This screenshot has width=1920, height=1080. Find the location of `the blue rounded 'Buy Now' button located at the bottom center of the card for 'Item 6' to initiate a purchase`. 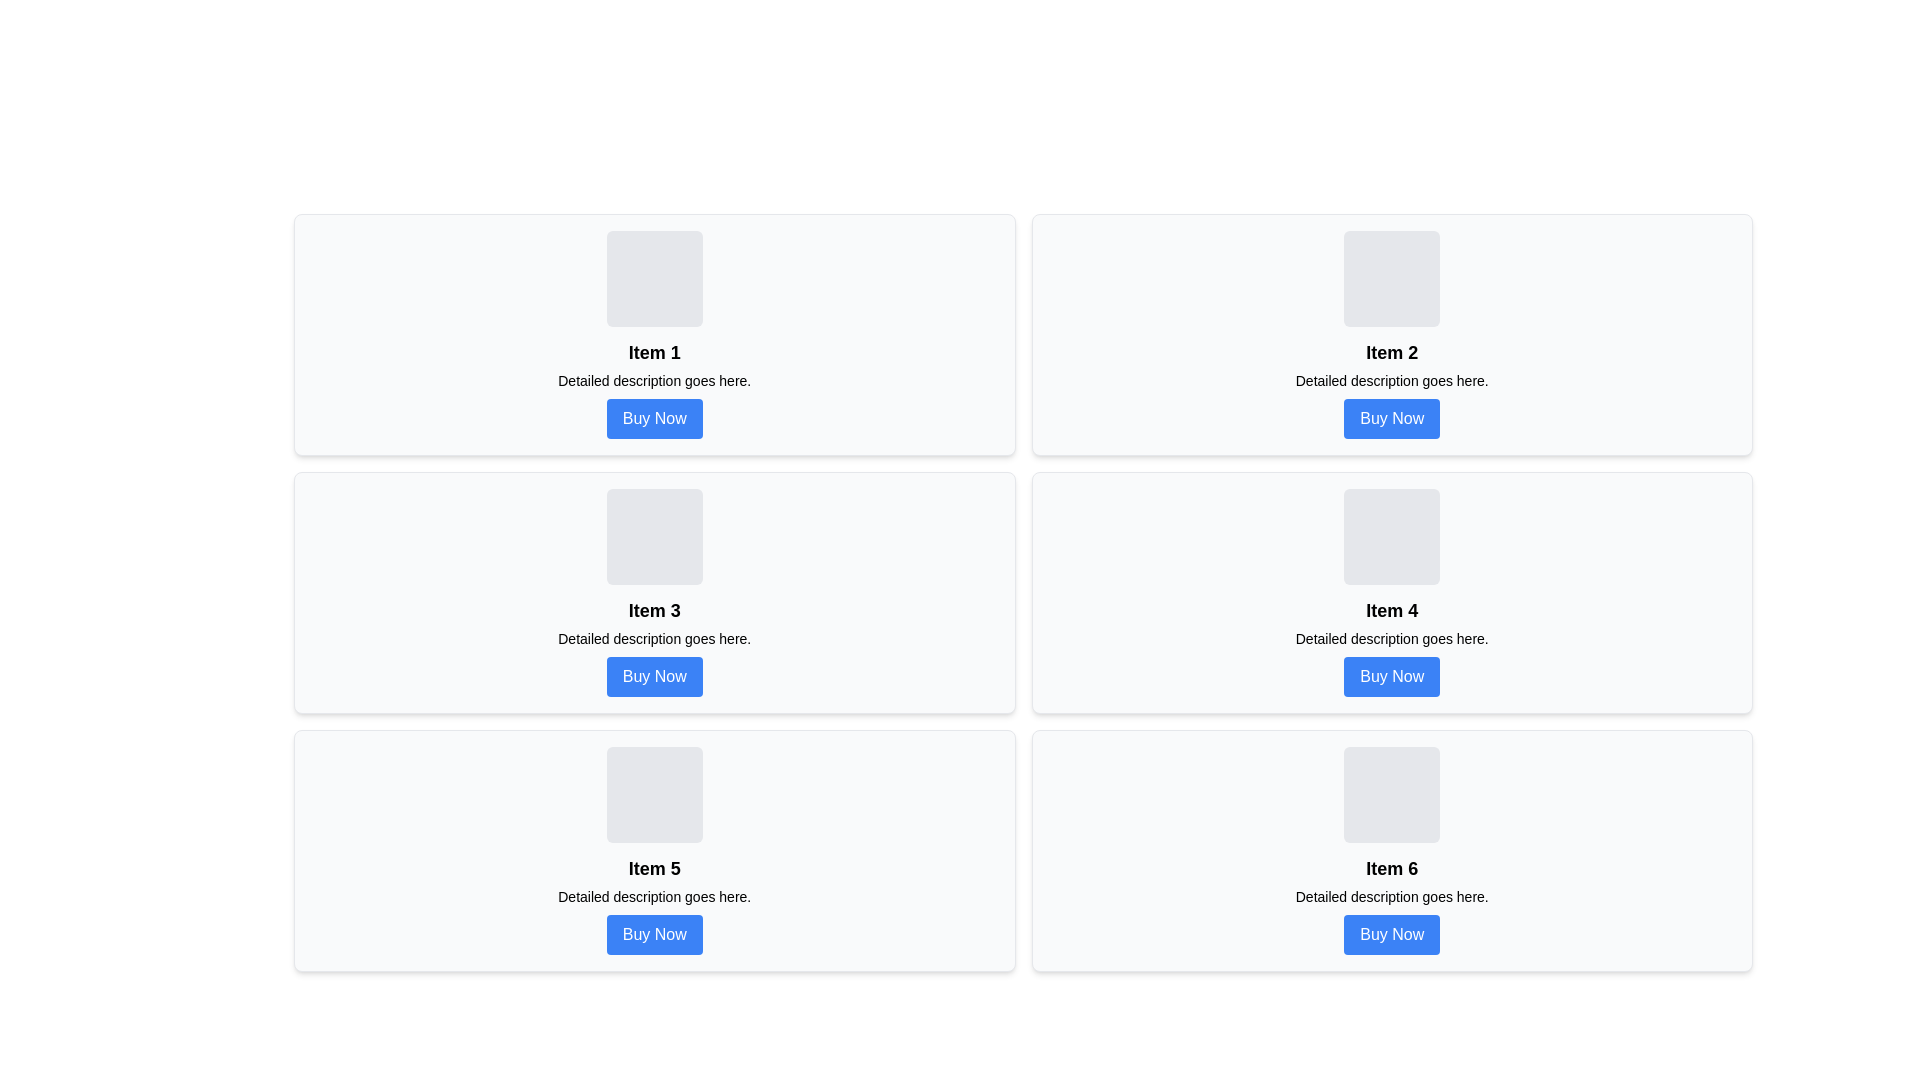

the blue rounded 'Buy Now' button located at the bottom center of the card for 'Item 6' to initiate a purchase is located at coordinates (1391, 934).